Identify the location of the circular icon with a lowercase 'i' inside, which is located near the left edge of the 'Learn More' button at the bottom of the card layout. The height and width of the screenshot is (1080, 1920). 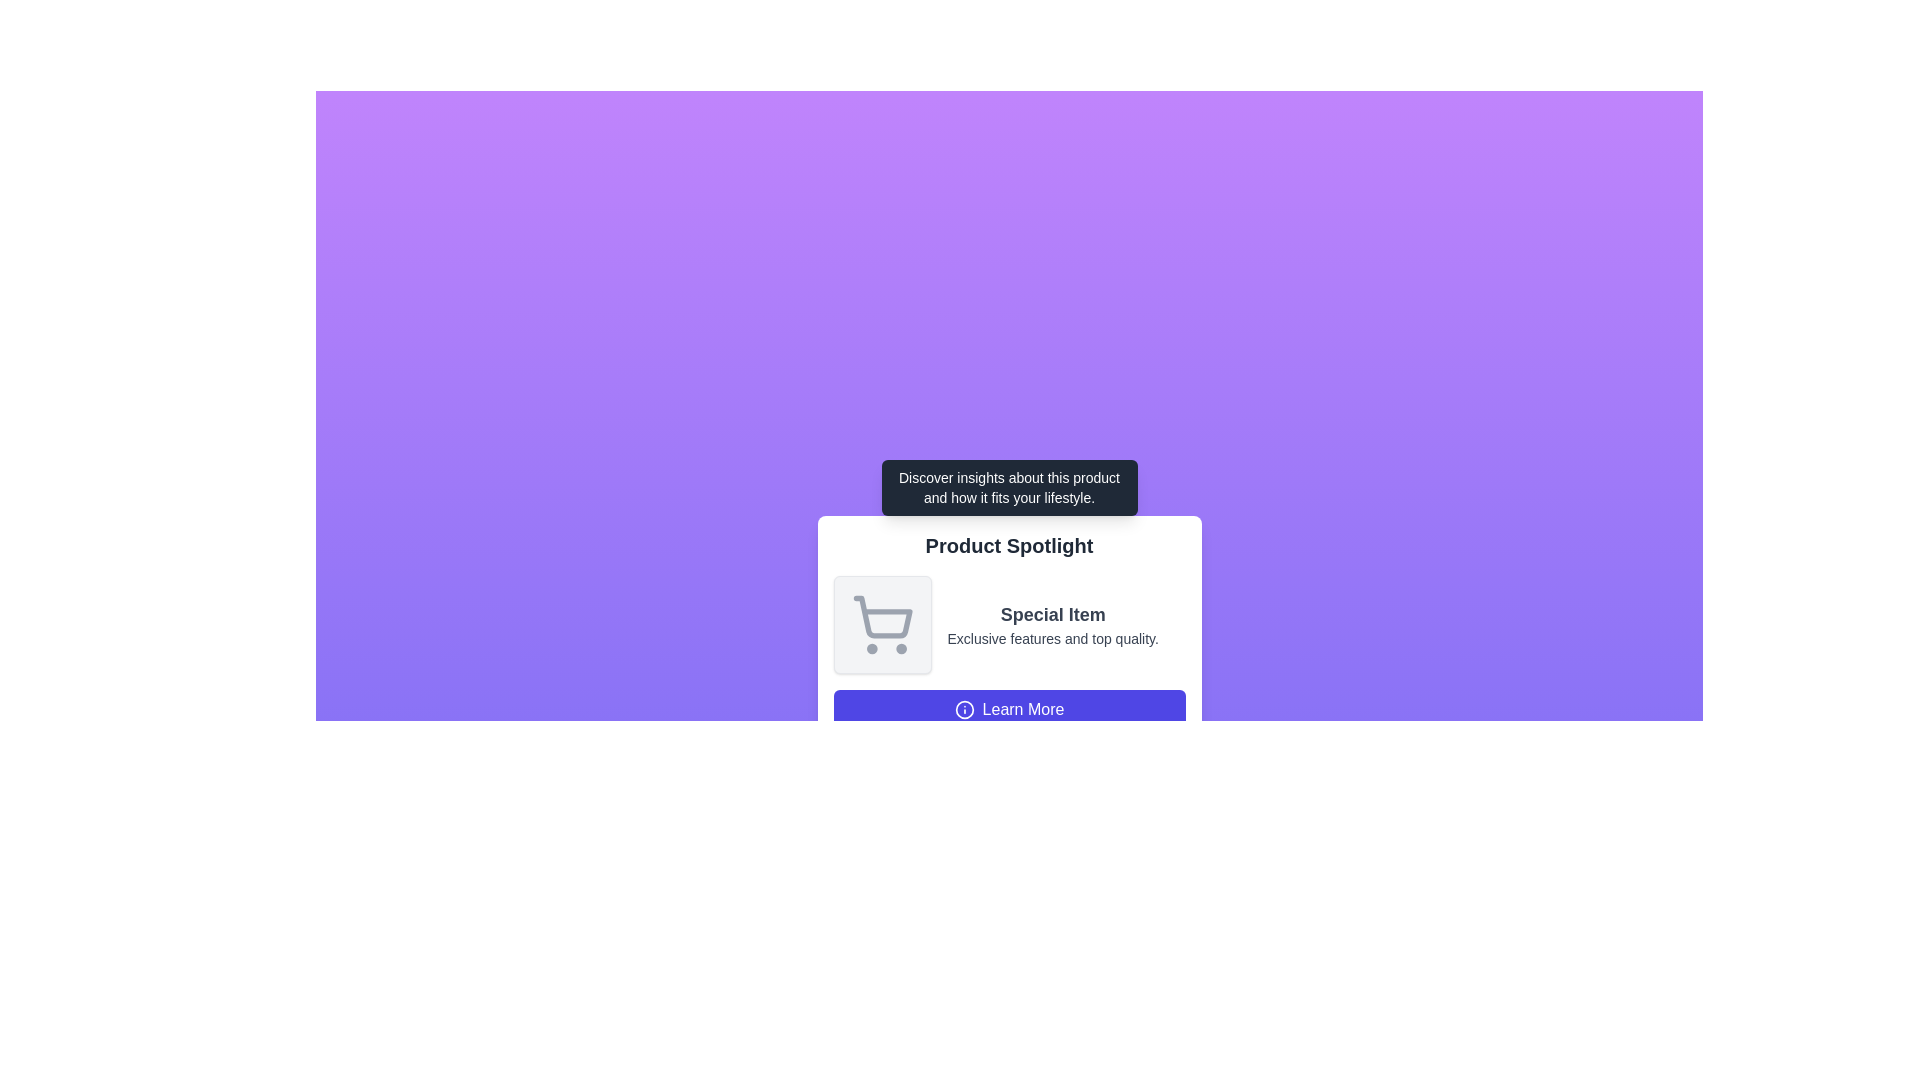
(964, 708).